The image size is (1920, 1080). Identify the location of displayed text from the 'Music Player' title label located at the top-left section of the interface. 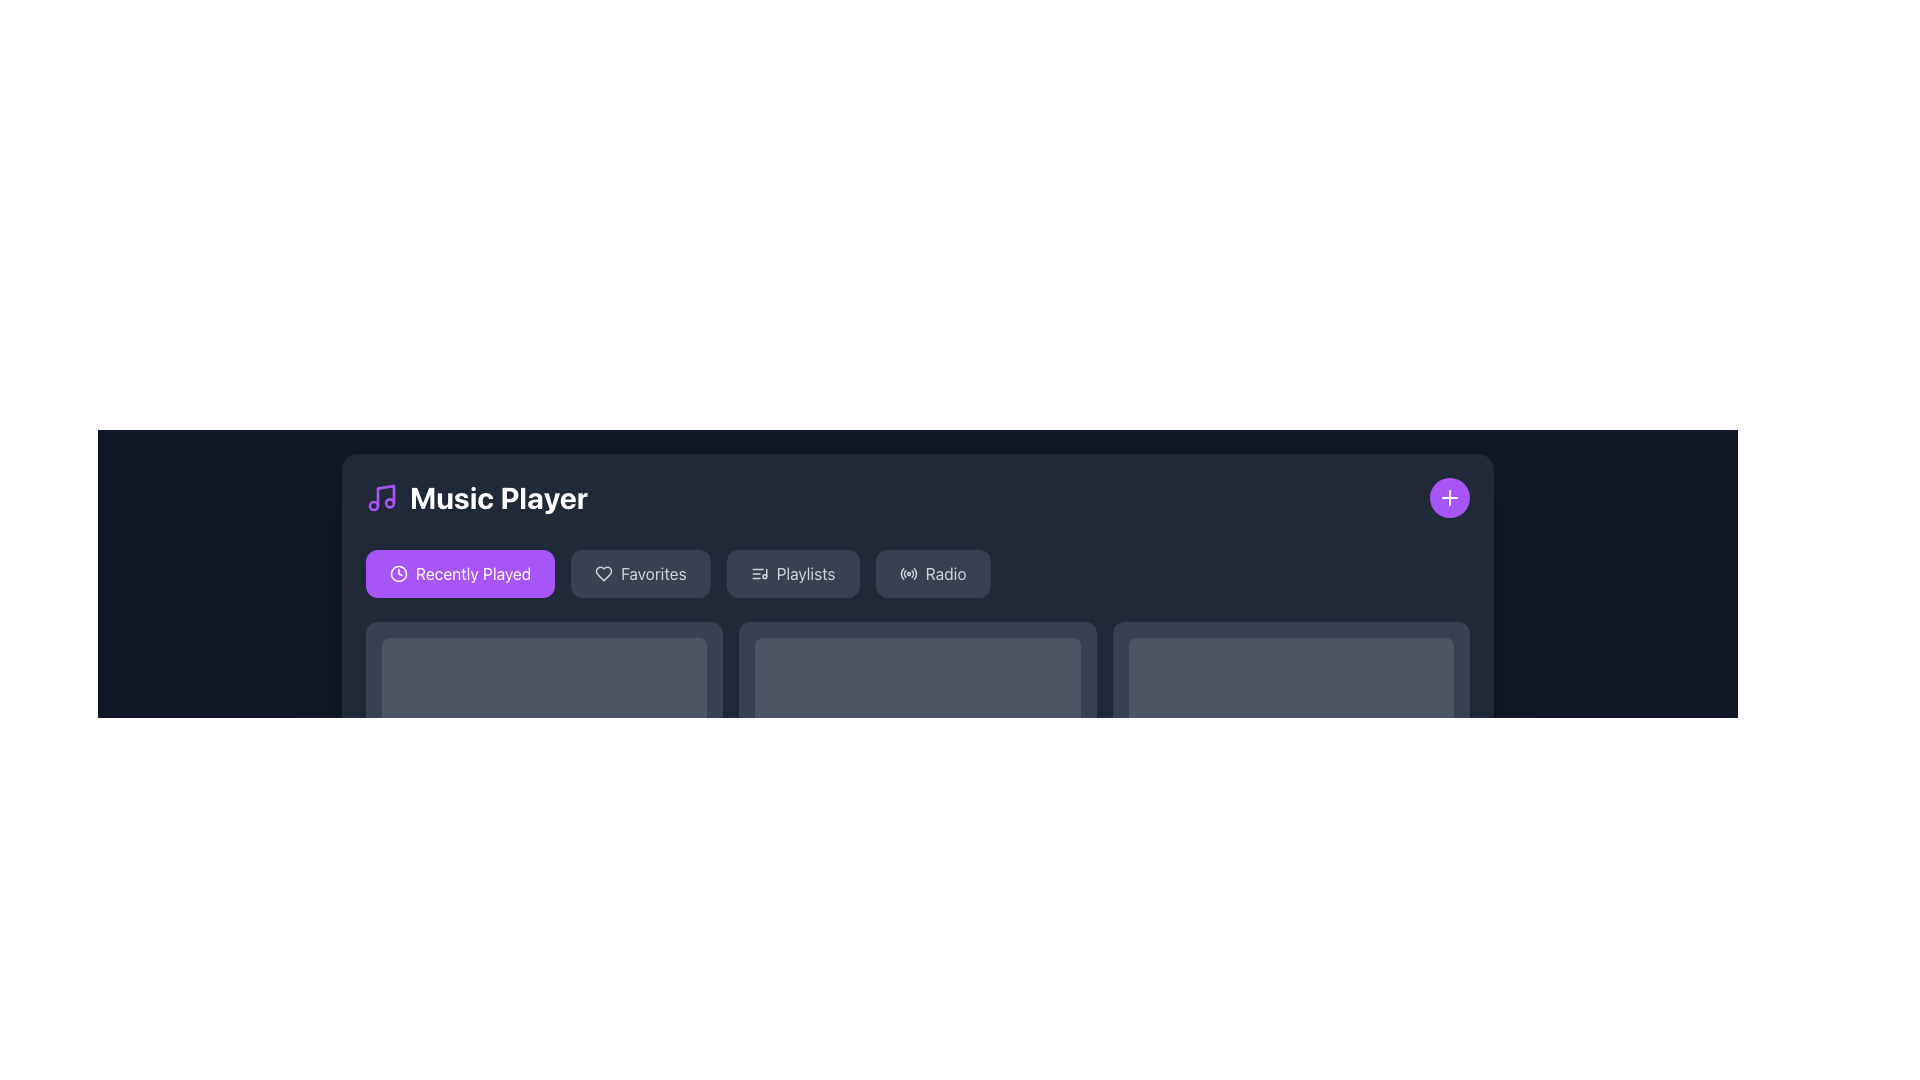
(476, 496).